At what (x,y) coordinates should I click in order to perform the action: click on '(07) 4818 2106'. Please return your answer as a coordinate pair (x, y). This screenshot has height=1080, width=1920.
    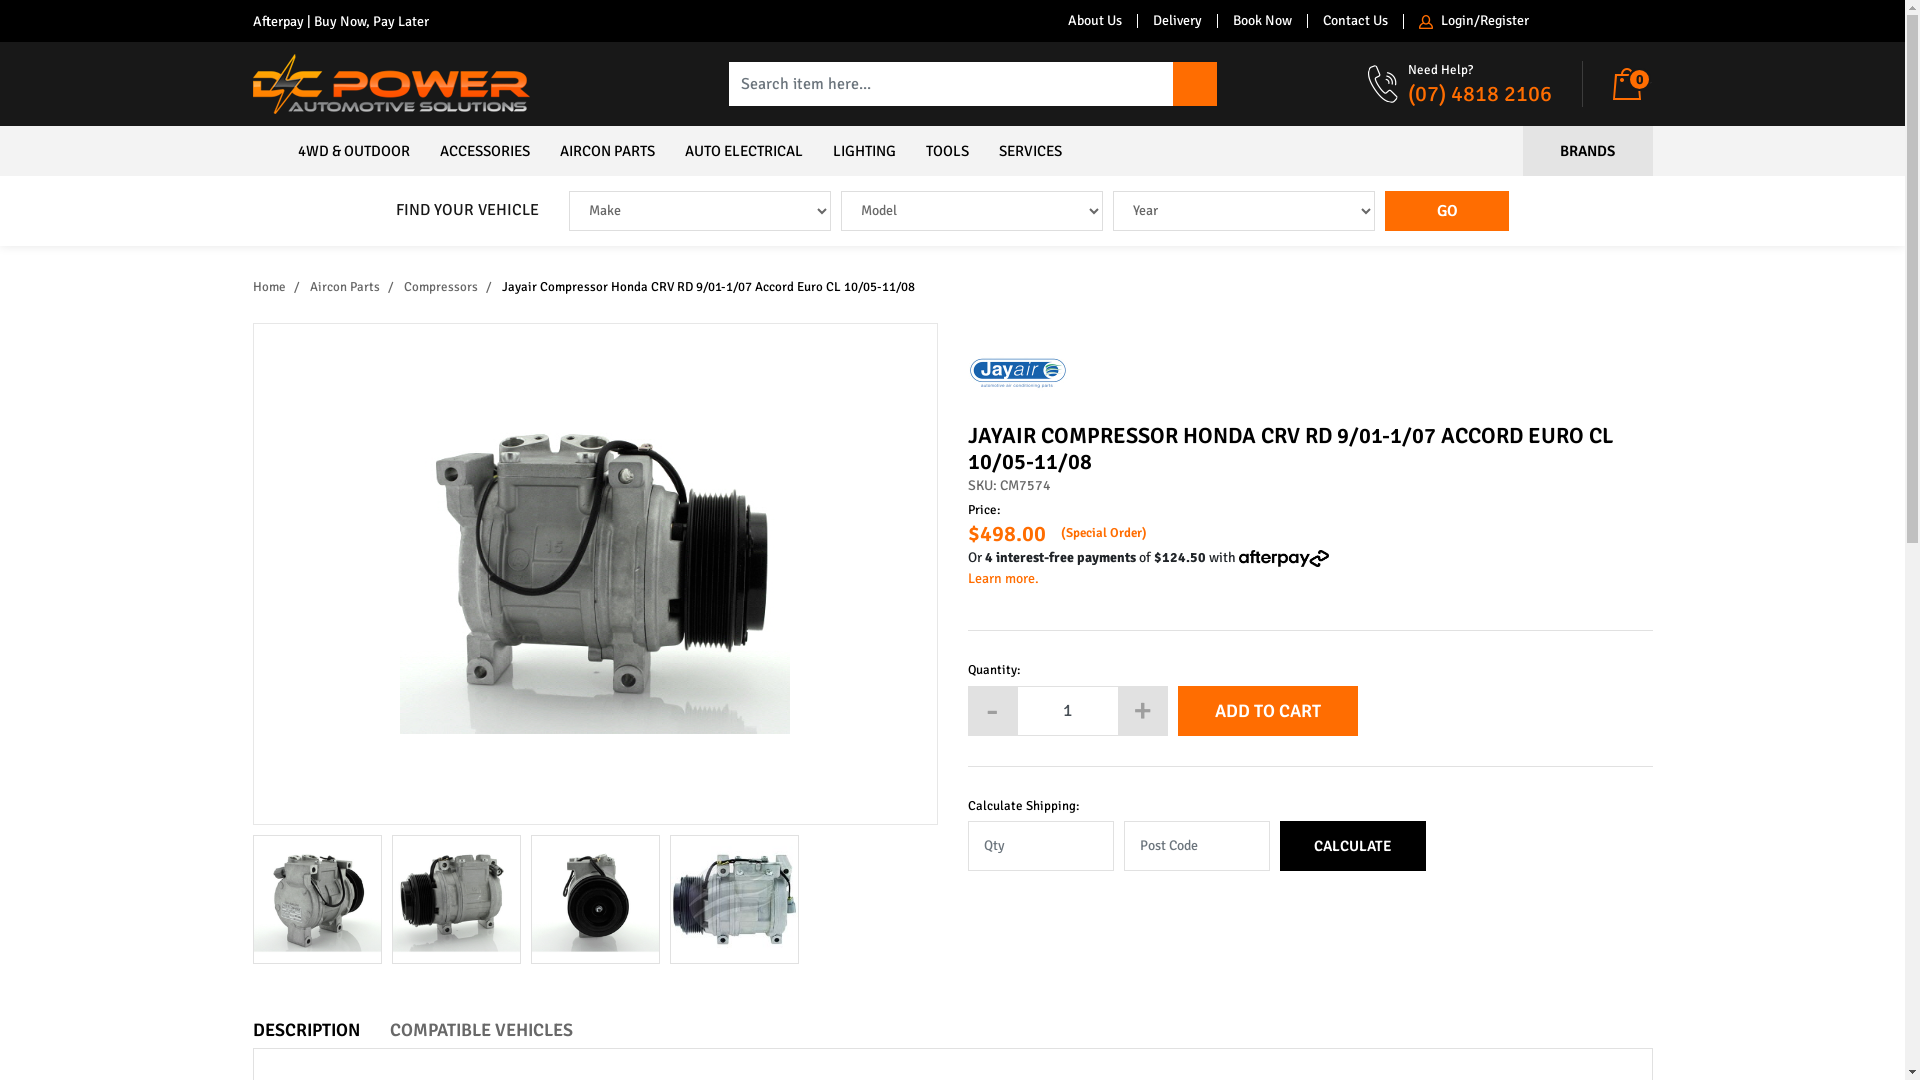
    Looking at the image, I should click on (1479, 93).